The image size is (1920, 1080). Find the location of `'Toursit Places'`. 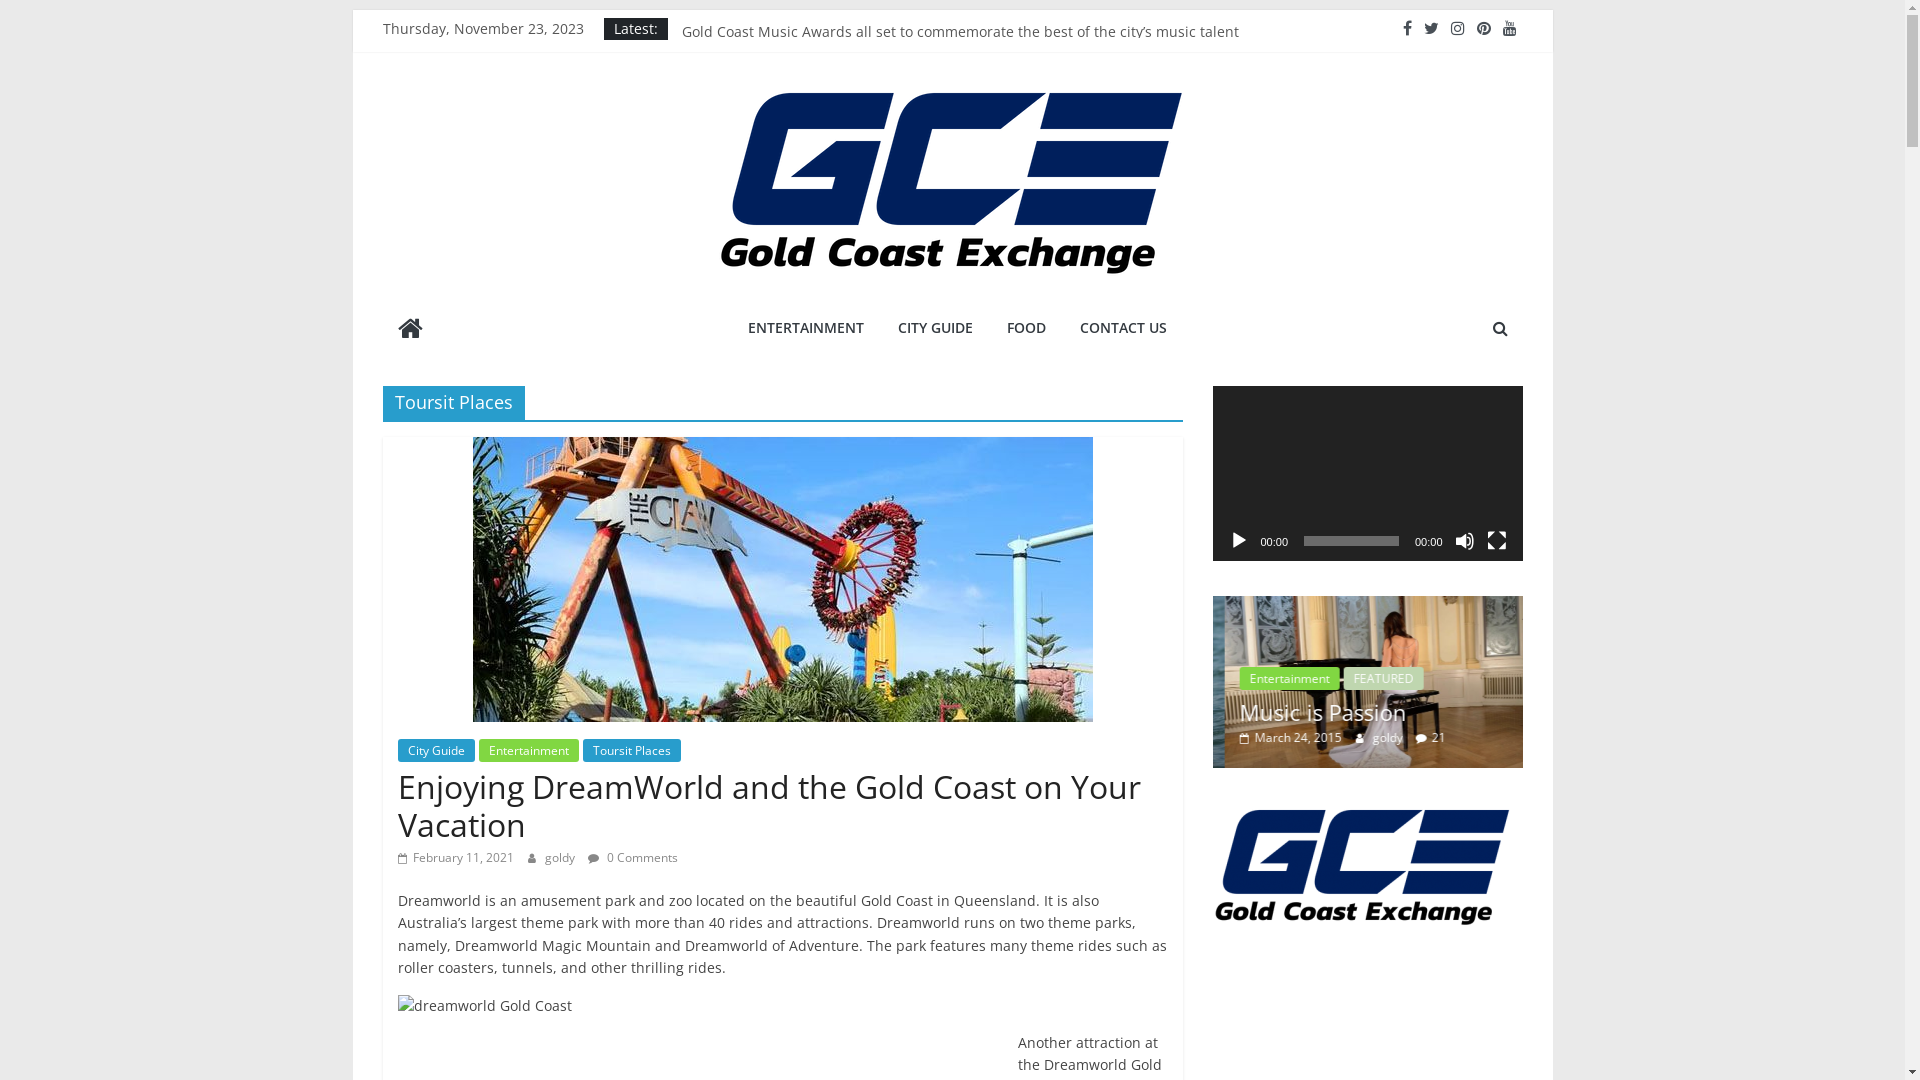

'Toursit Places' is located at coordinates (629, 750).